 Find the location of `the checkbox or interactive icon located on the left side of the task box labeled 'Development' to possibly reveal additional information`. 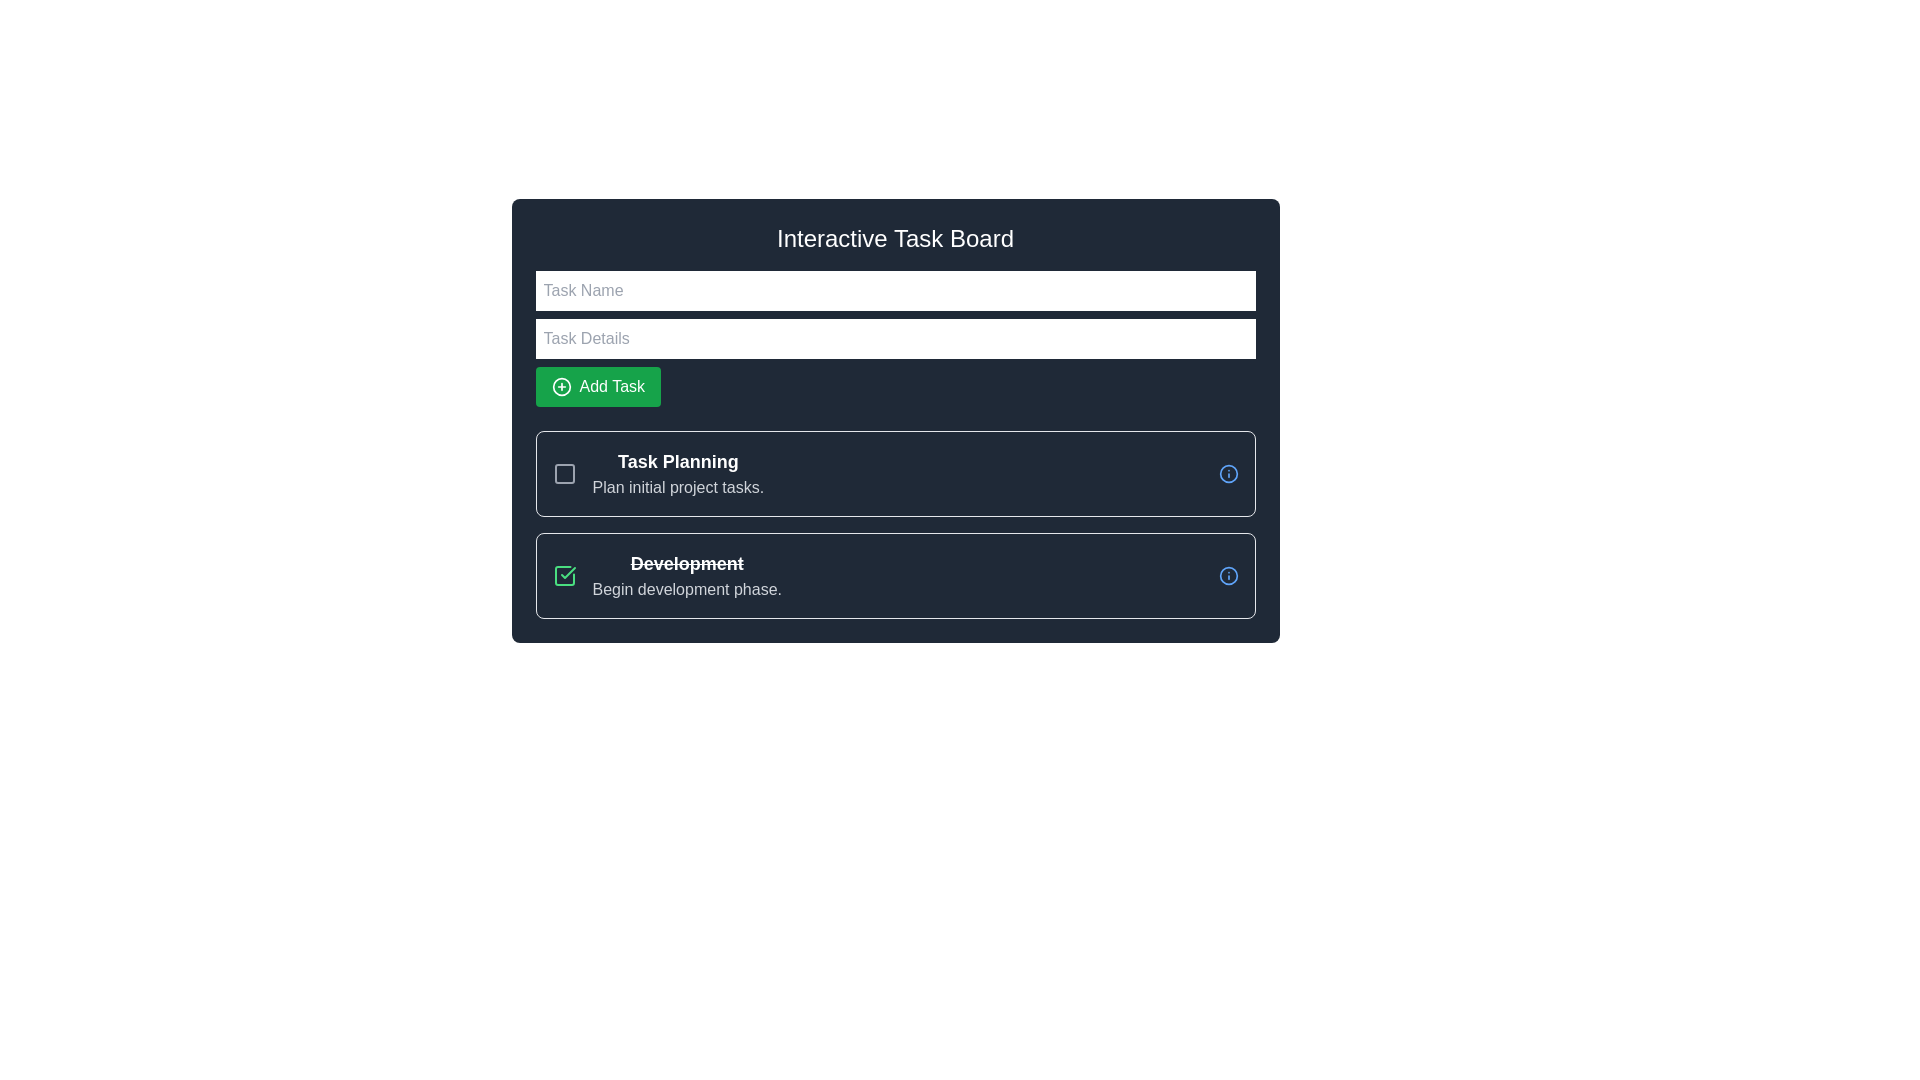

the checkbox or interactive icon located on the left side of the task box labeled 'Development' to possibly reveal additional information is located at coordinates (563, 575).